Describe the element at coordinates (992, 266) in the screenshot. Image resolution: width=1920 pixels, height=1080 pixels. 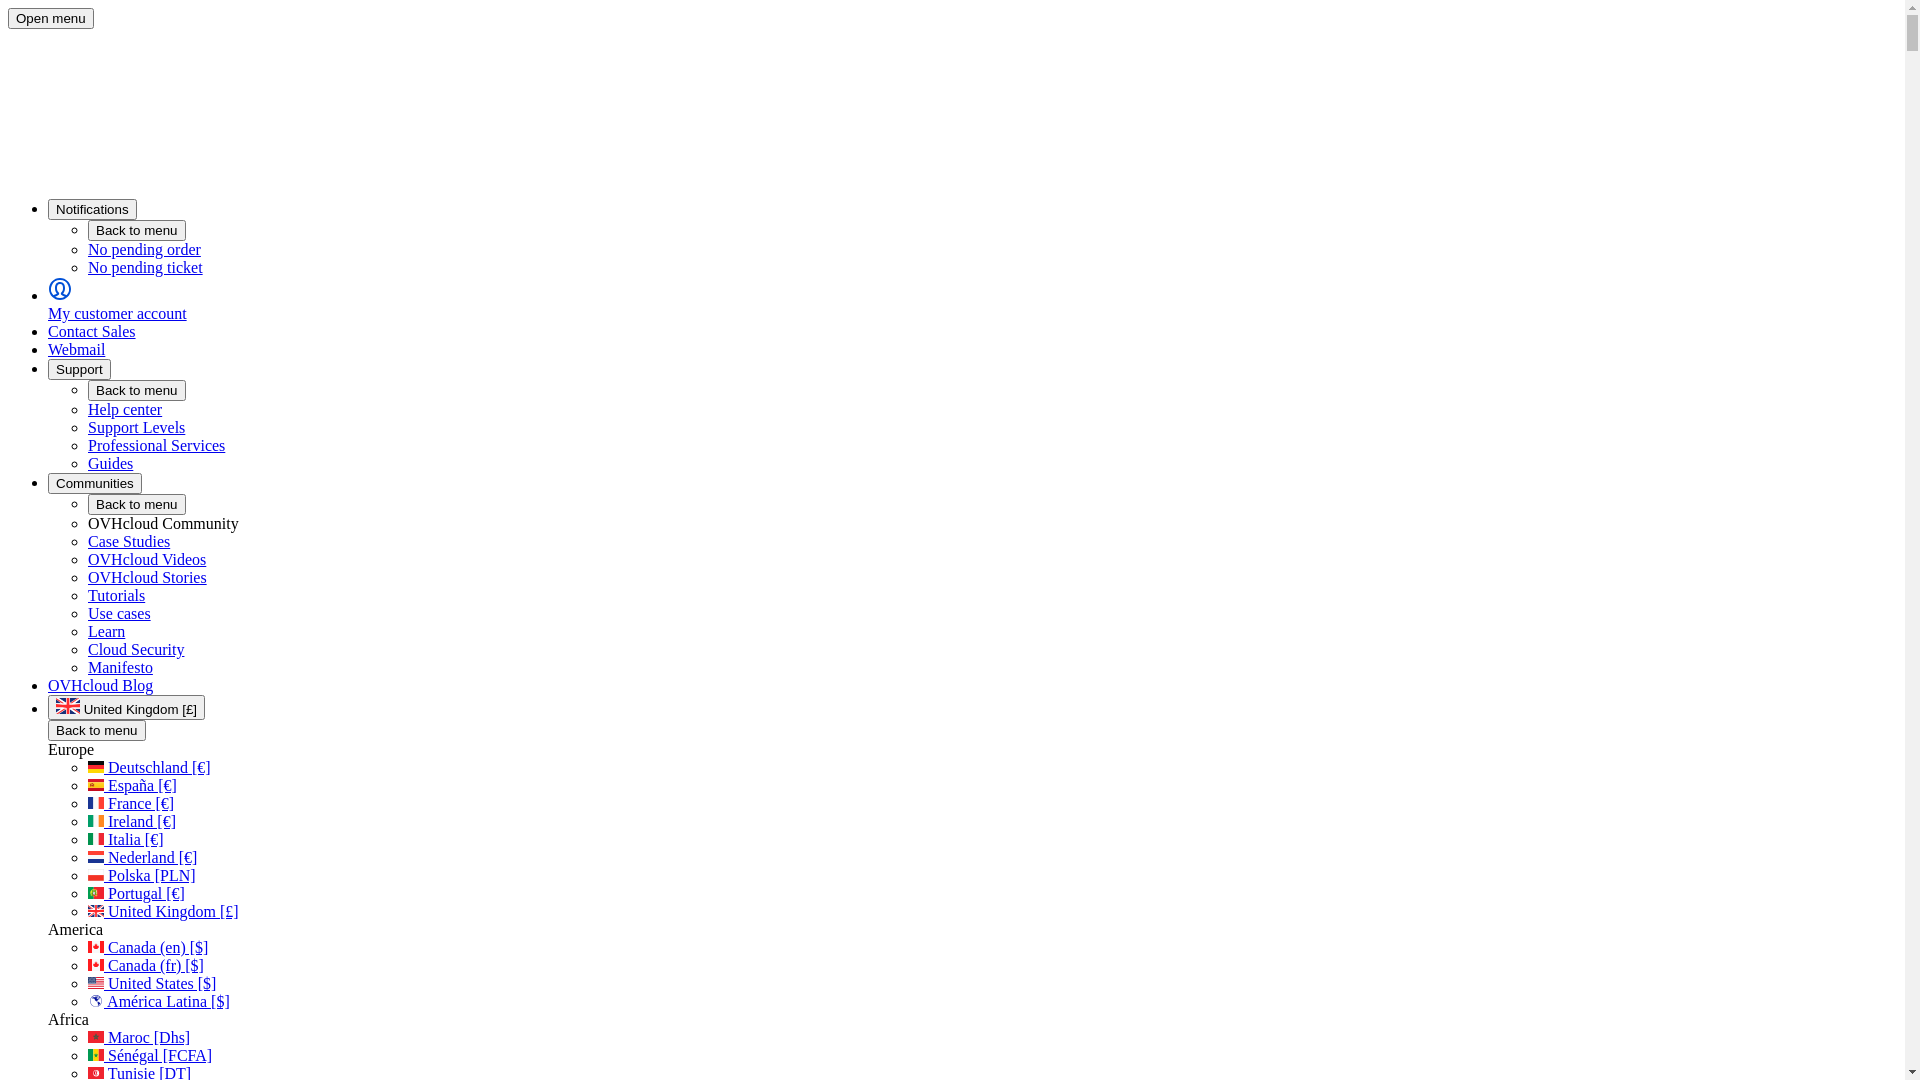
I see `'No pending ticket'` at that location.